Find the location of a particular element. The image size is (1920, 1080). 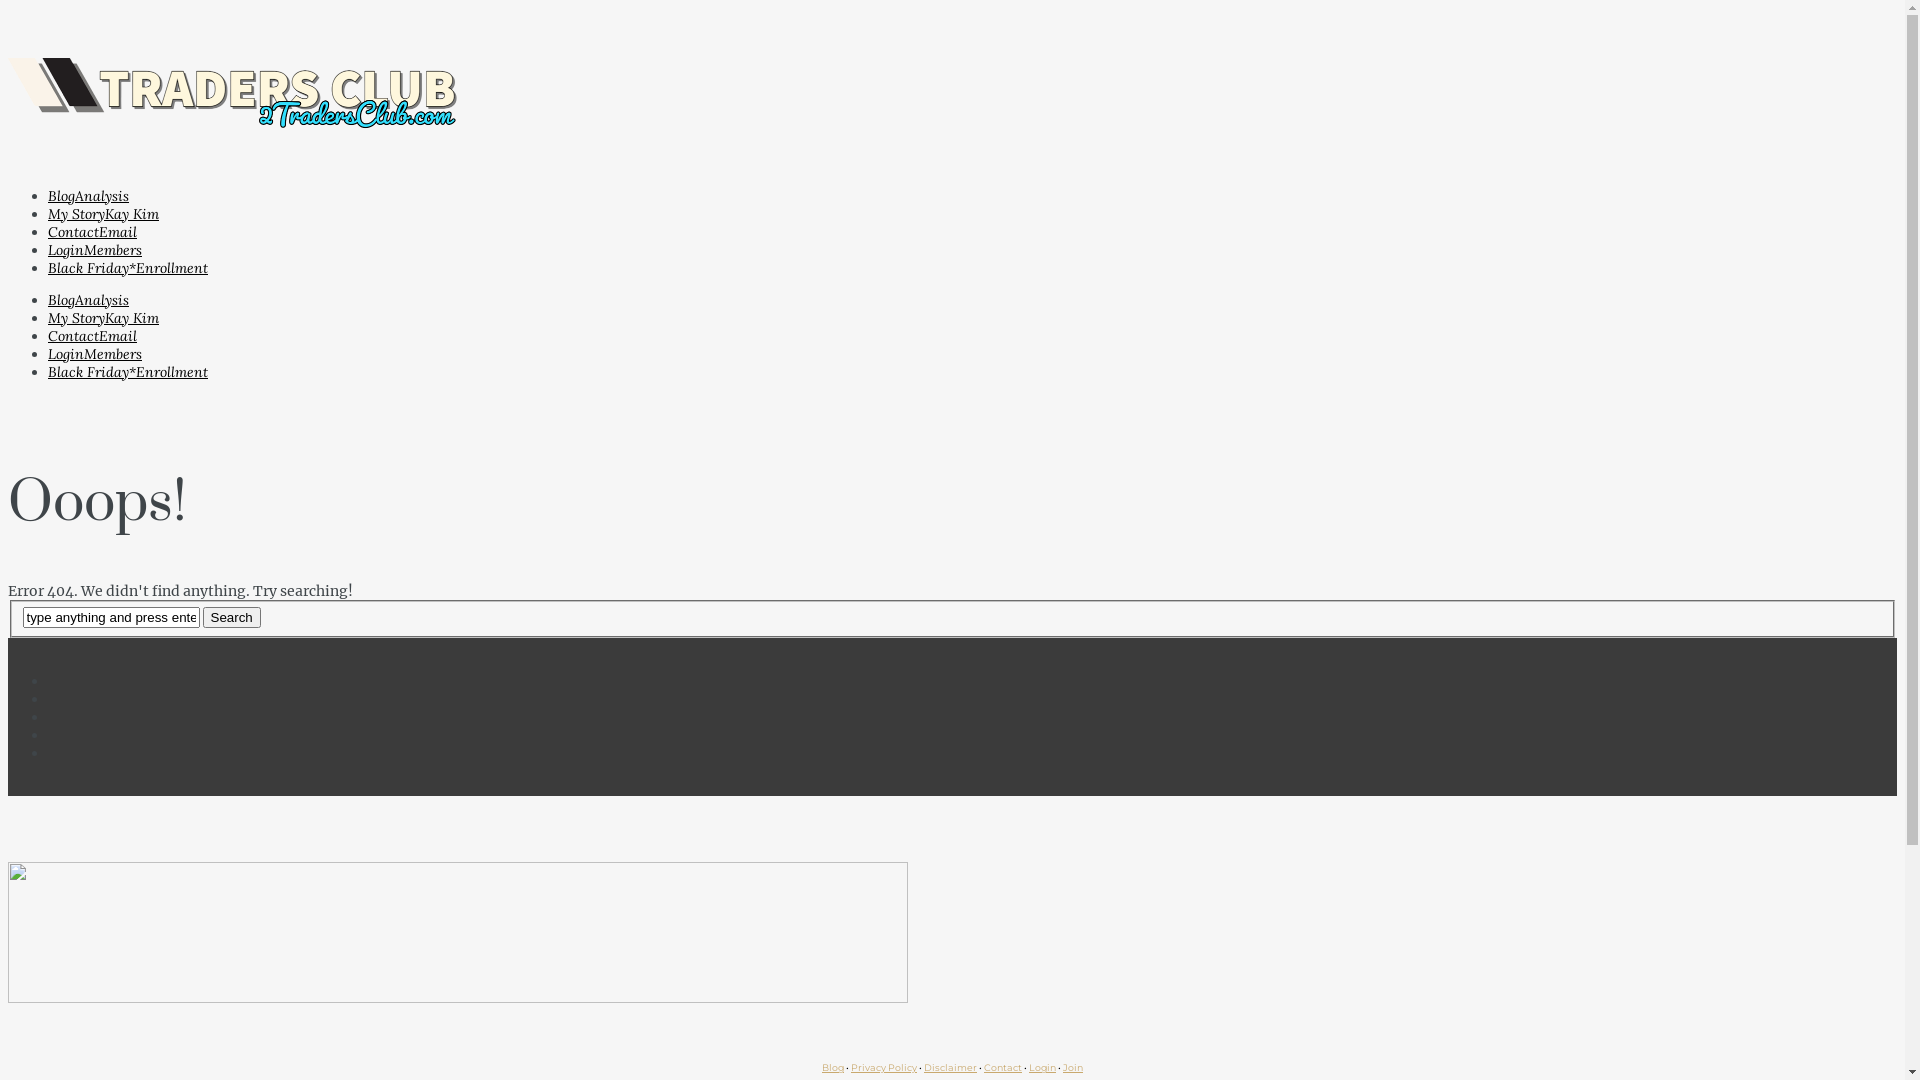

'Logi' is located at coordinates (1028, 1066).